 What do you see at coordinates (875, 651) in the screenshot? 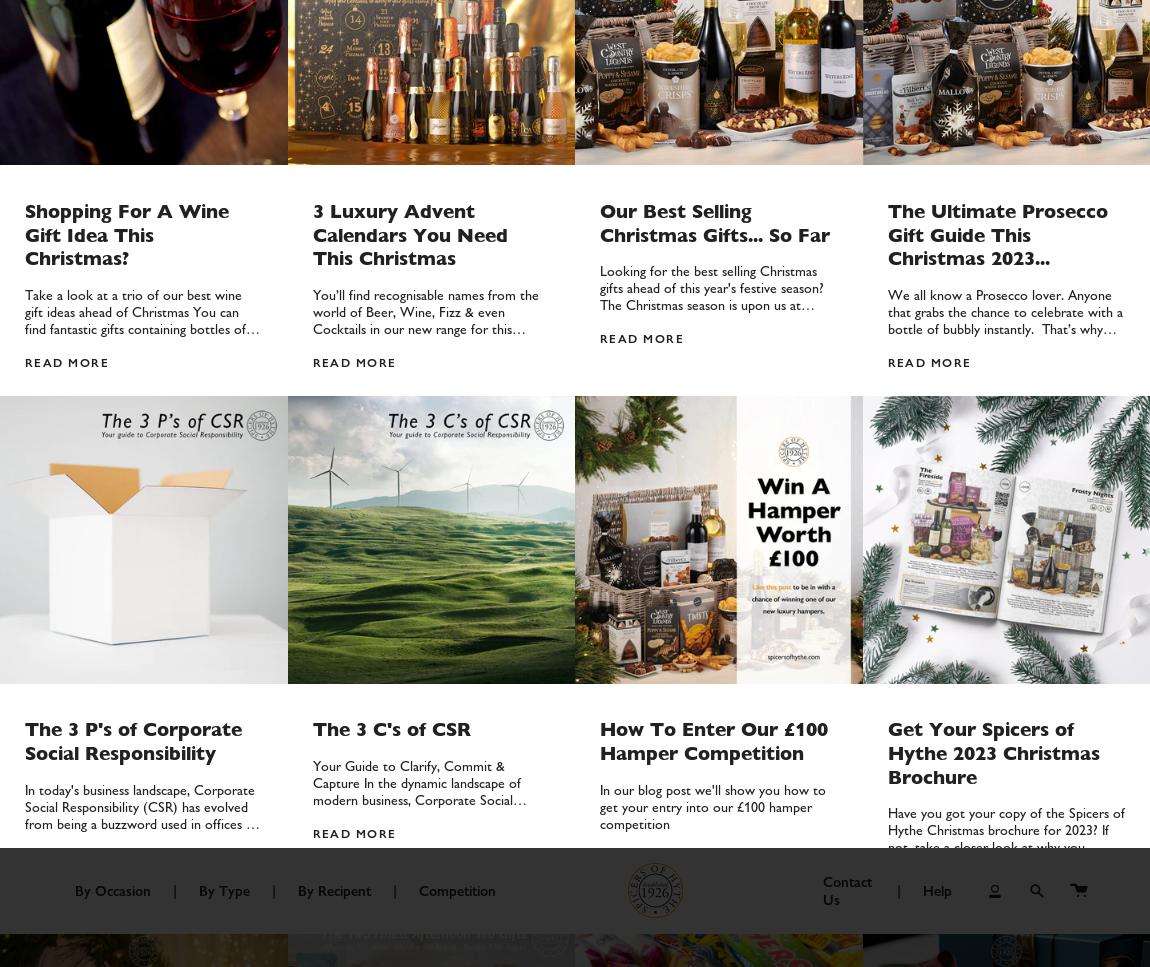
I see `'Newsletter'` at bounding box center [875, 651].